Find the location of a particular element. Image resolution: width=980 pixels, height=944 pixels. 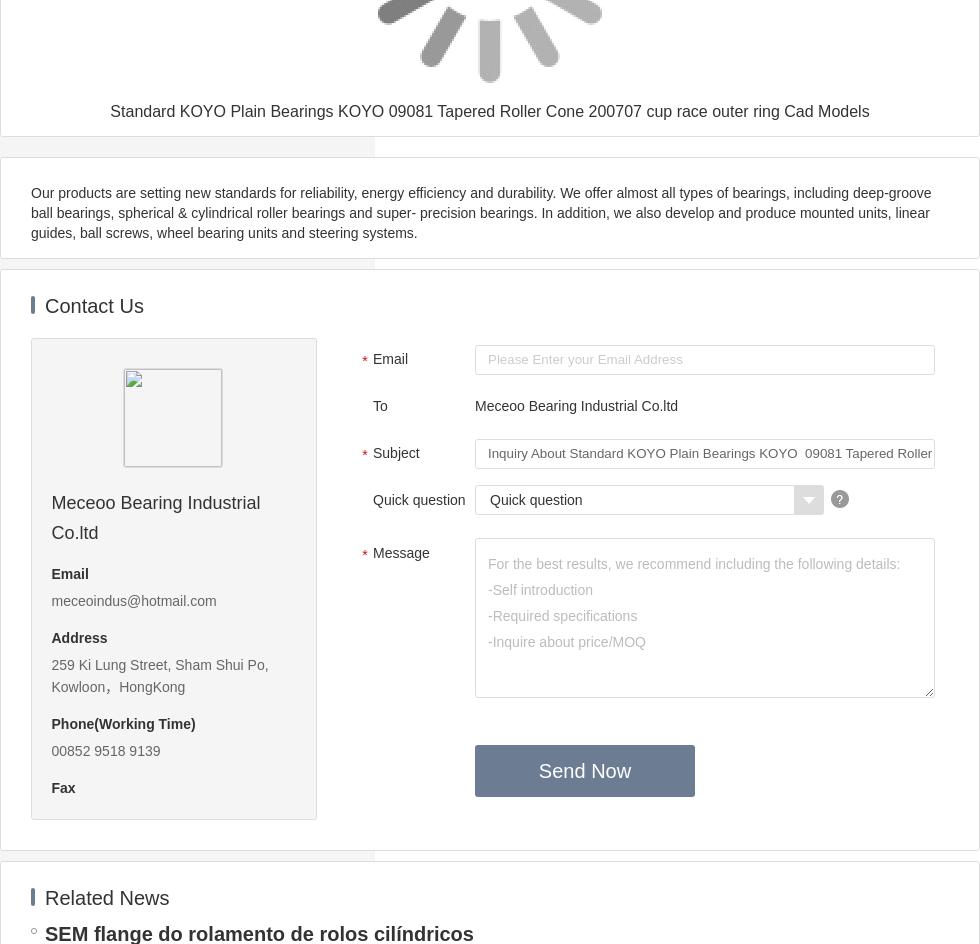

'Message' is located at coordinates (372, 551).